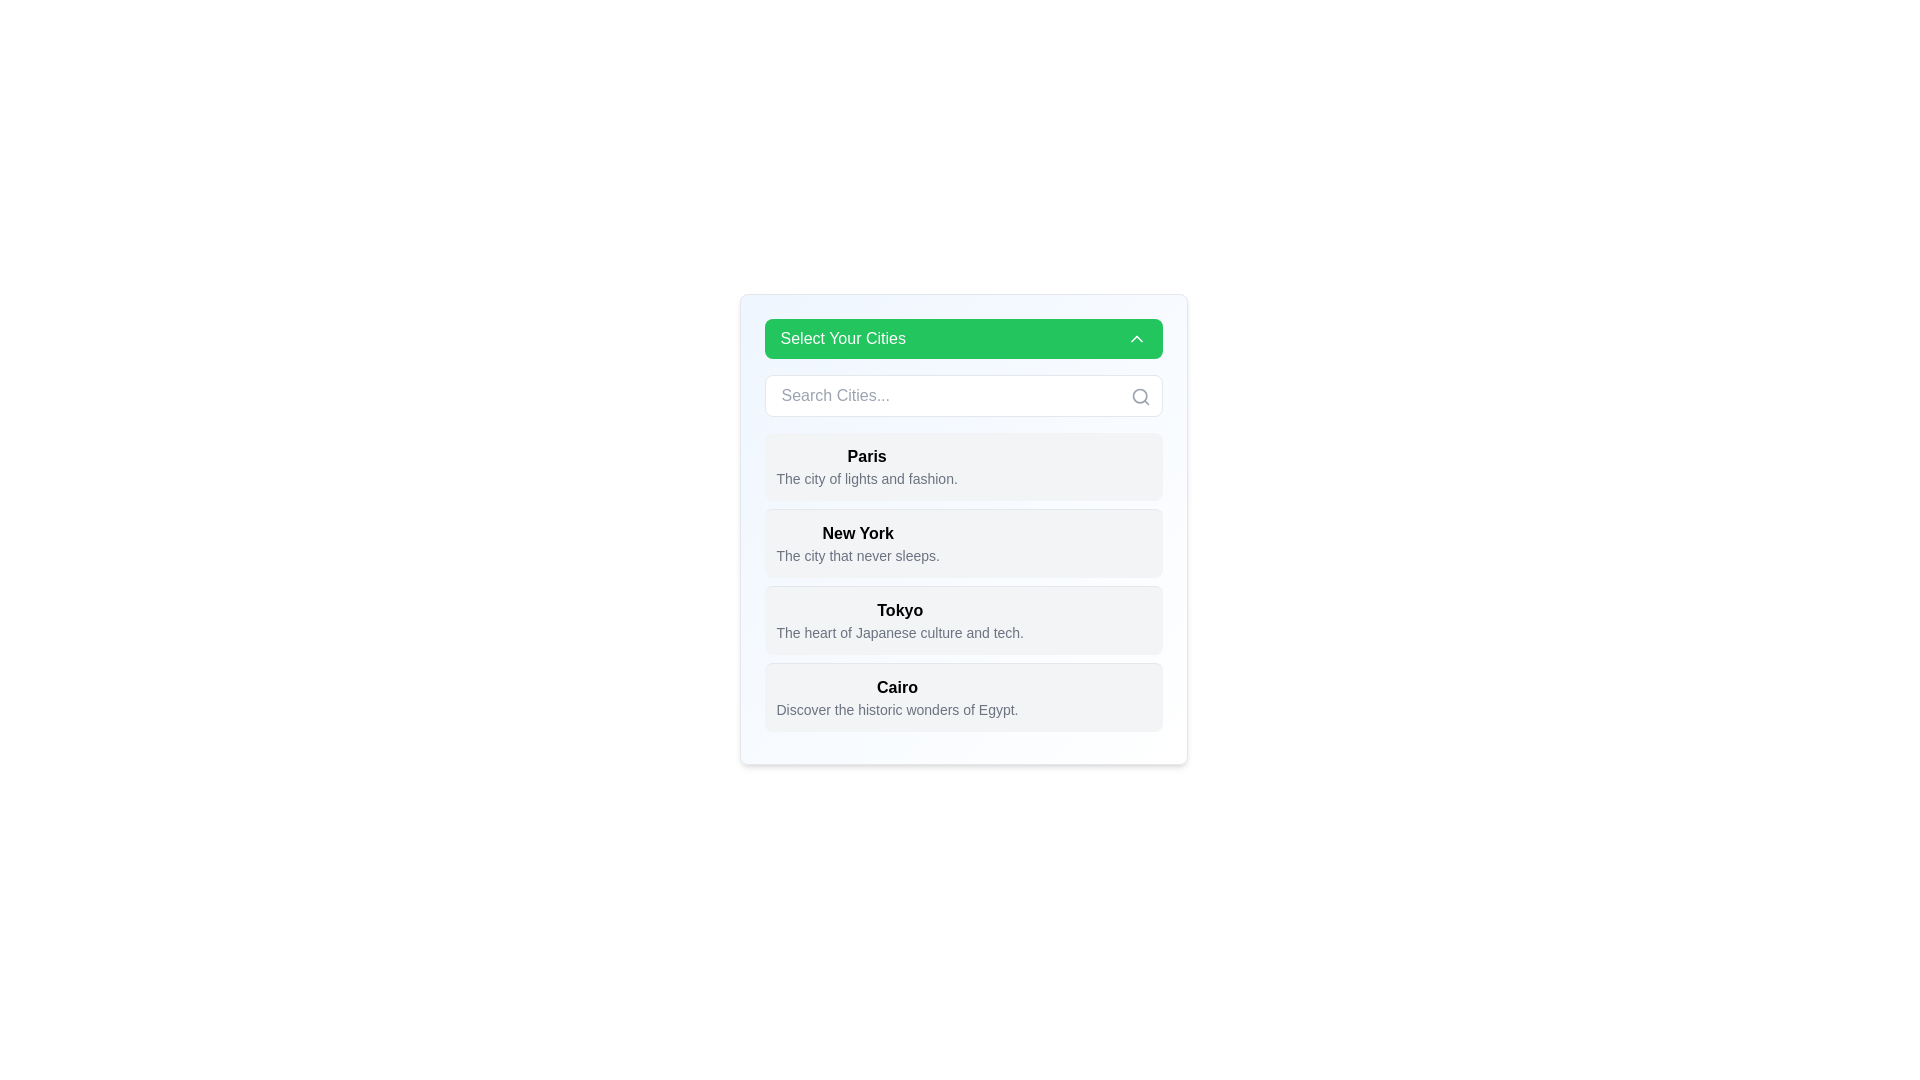  Describe the element at coordinates (896, 686) in the screenshot. I see `the bolded text label displaying the word 'Cairo', which is styled with a thicker font weight and is black in color, located at the top of a list entry` at that location.